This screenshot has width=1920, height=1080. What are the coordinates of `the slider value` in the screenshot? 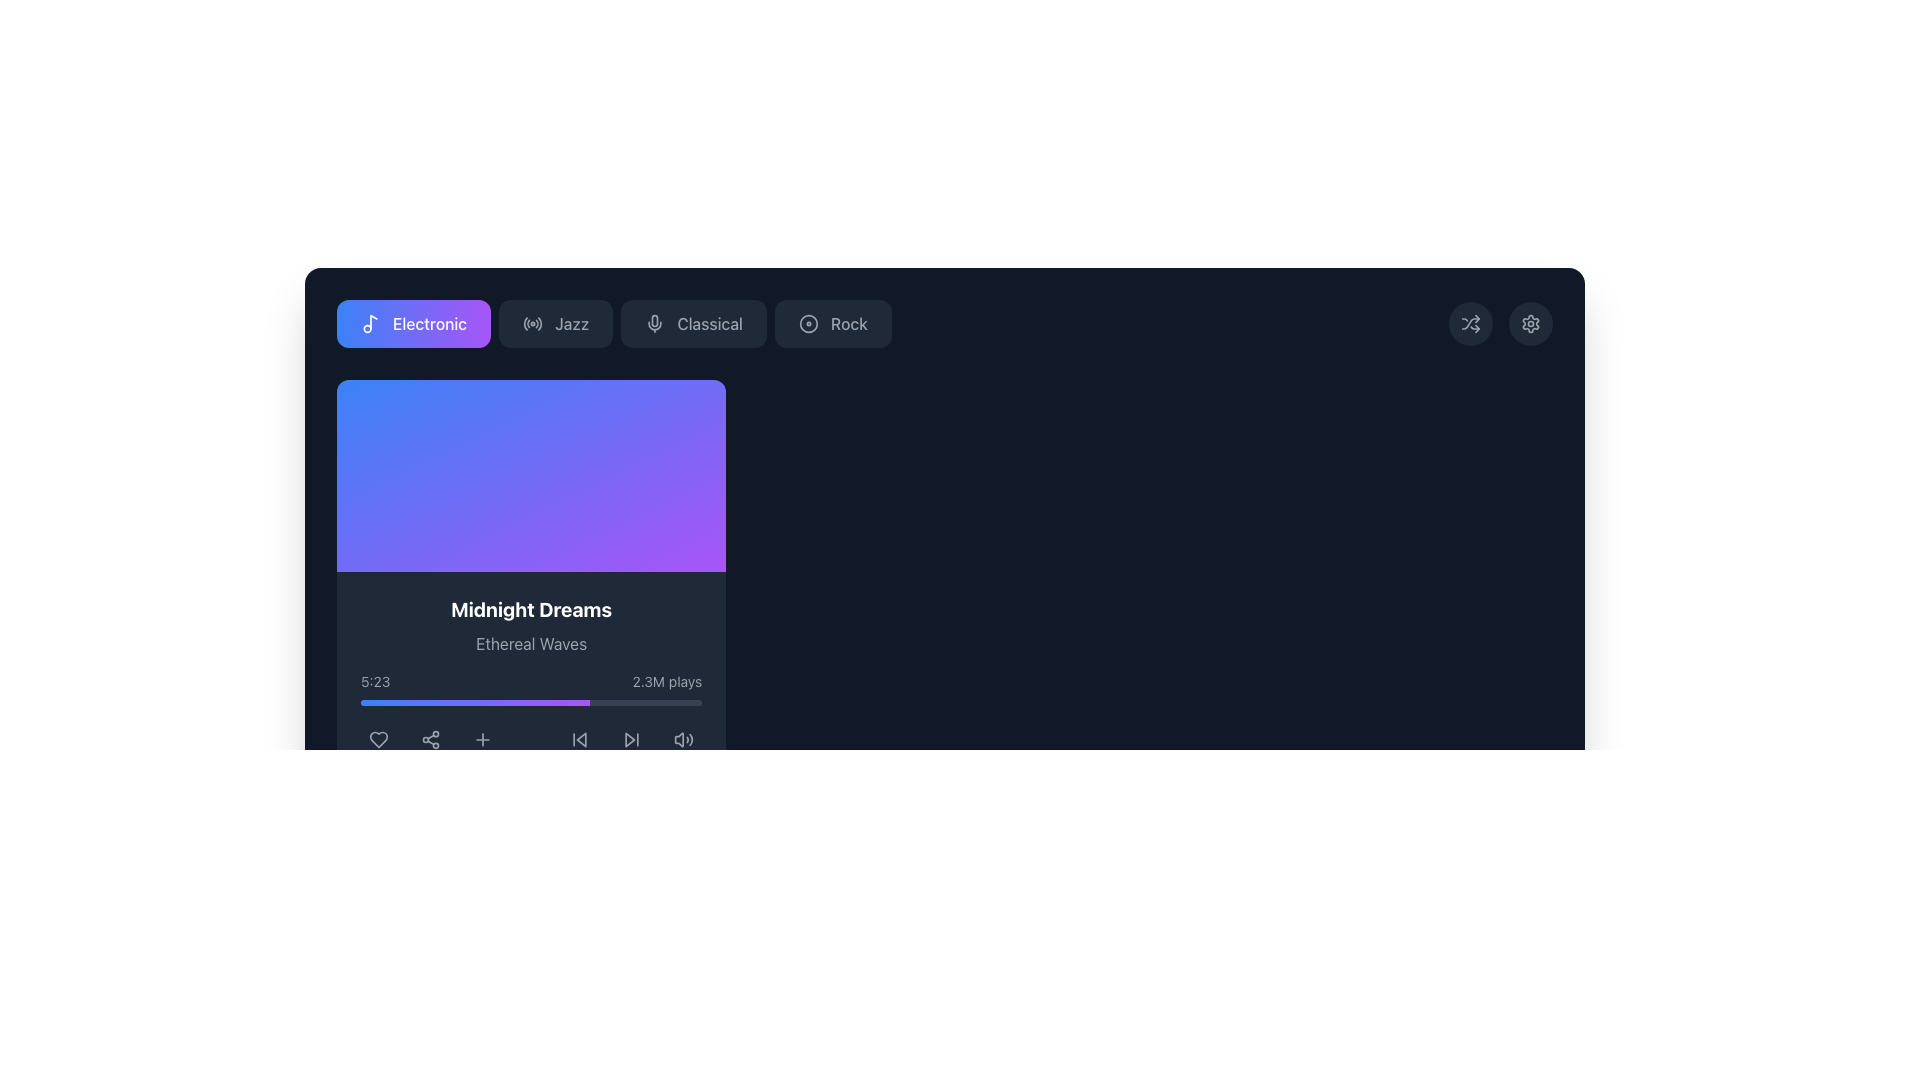 It's located at (514, 701).